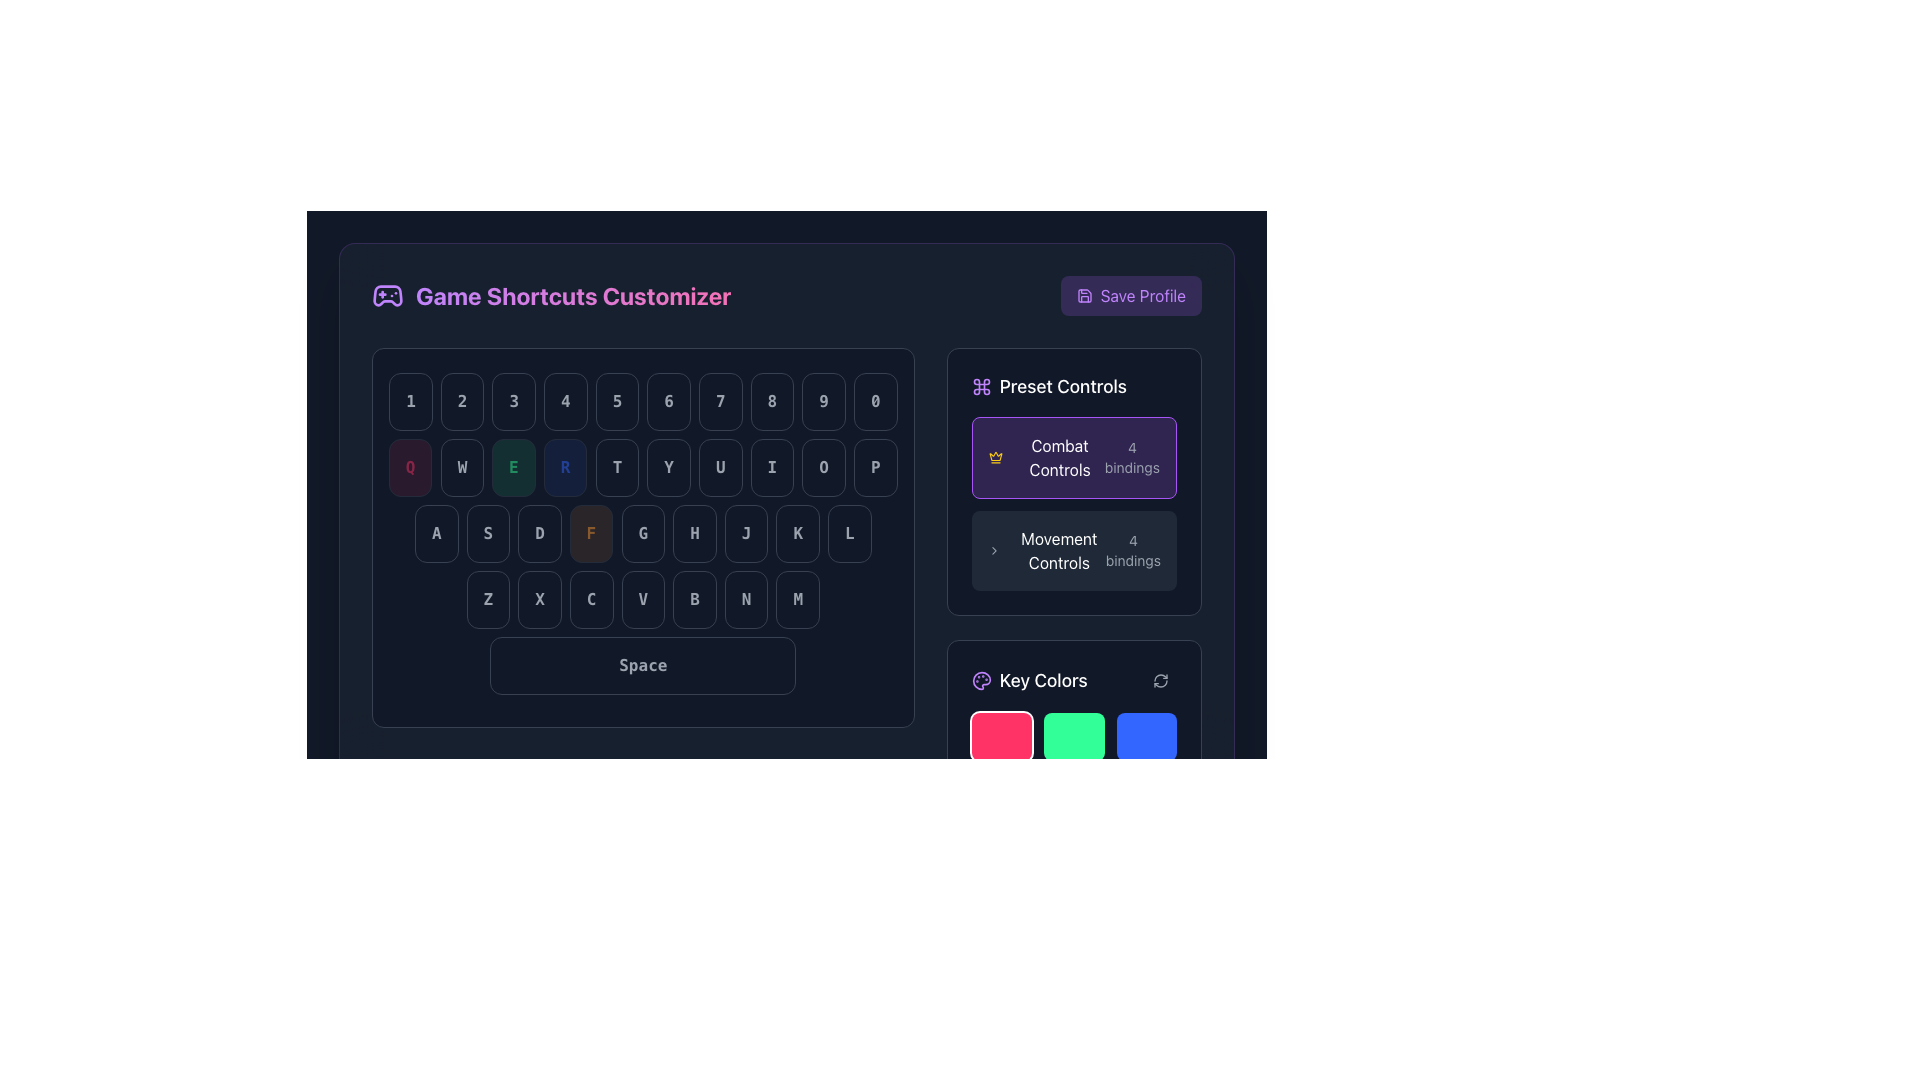  I want to click on the numeric button labeled '2' in the virtual keyboard layout, so click(461, 401).